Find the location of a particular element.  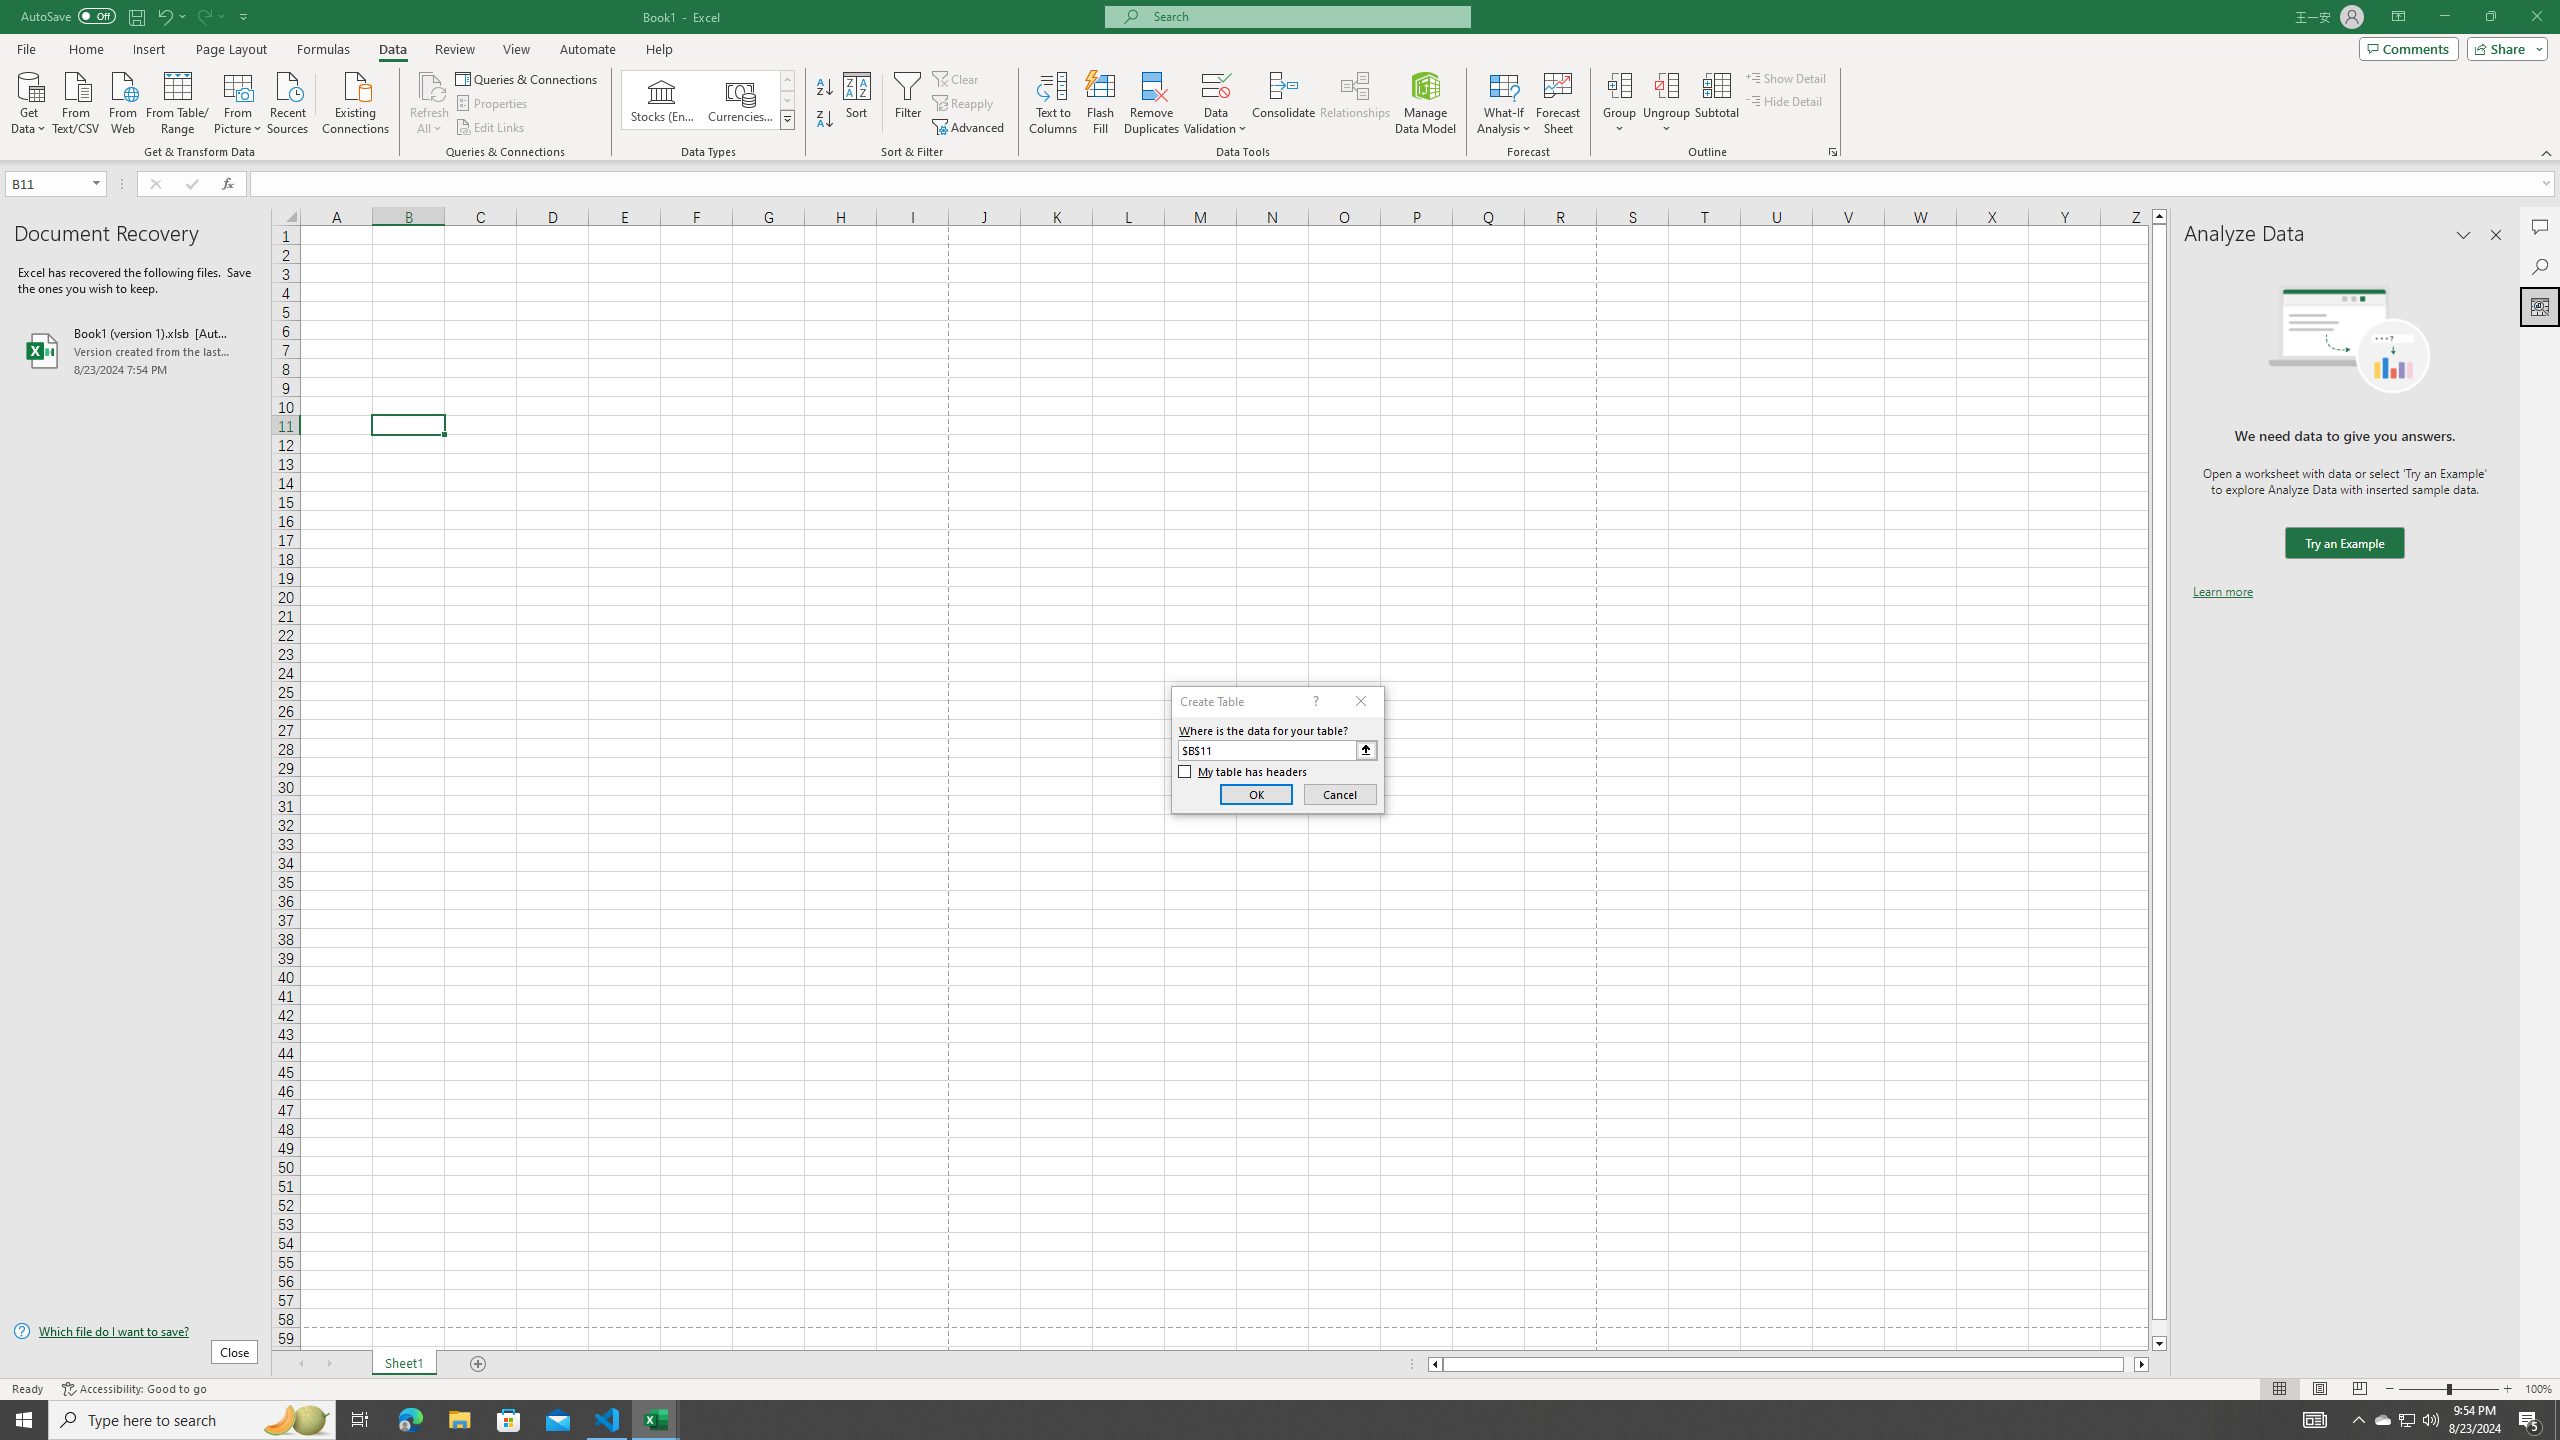

'Sort Z to A' is located at coordinates (824, 118).